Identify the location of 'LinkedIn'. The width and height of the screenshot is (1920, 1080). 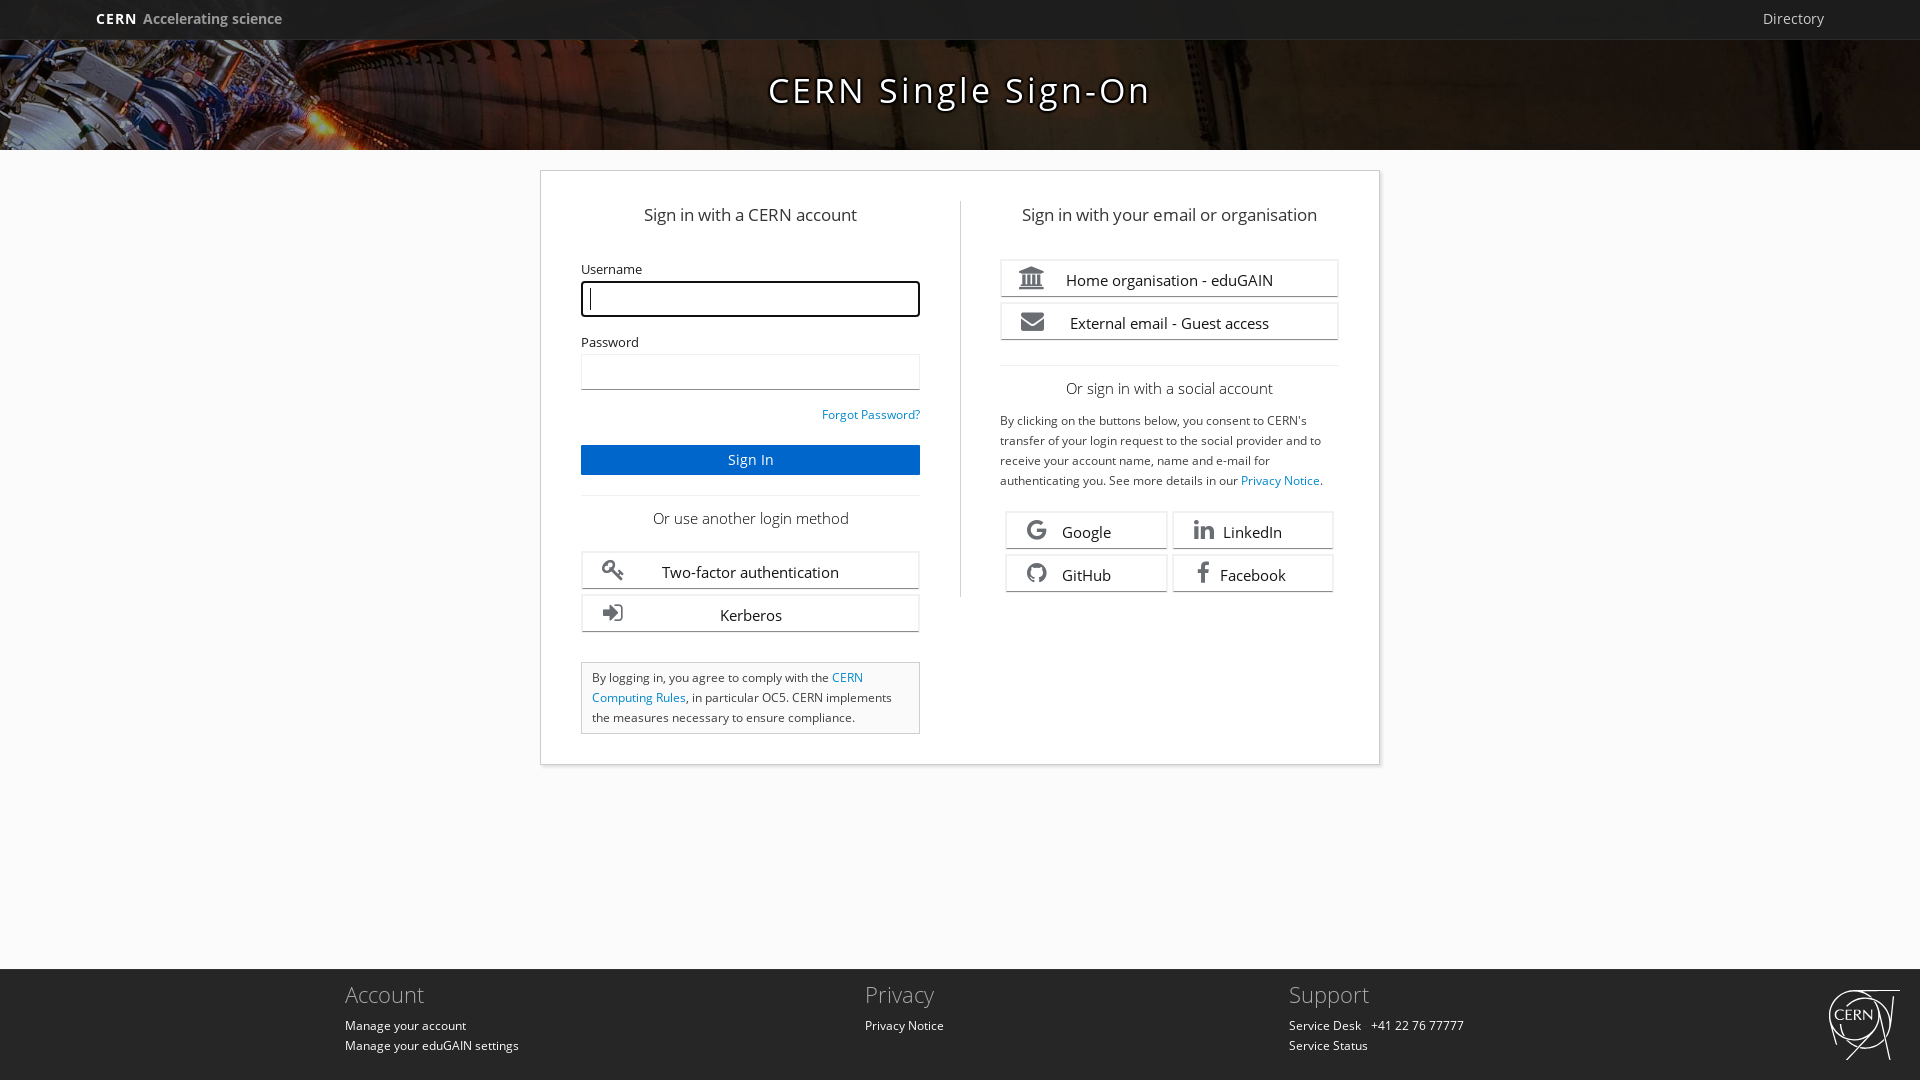
(1171, 529).